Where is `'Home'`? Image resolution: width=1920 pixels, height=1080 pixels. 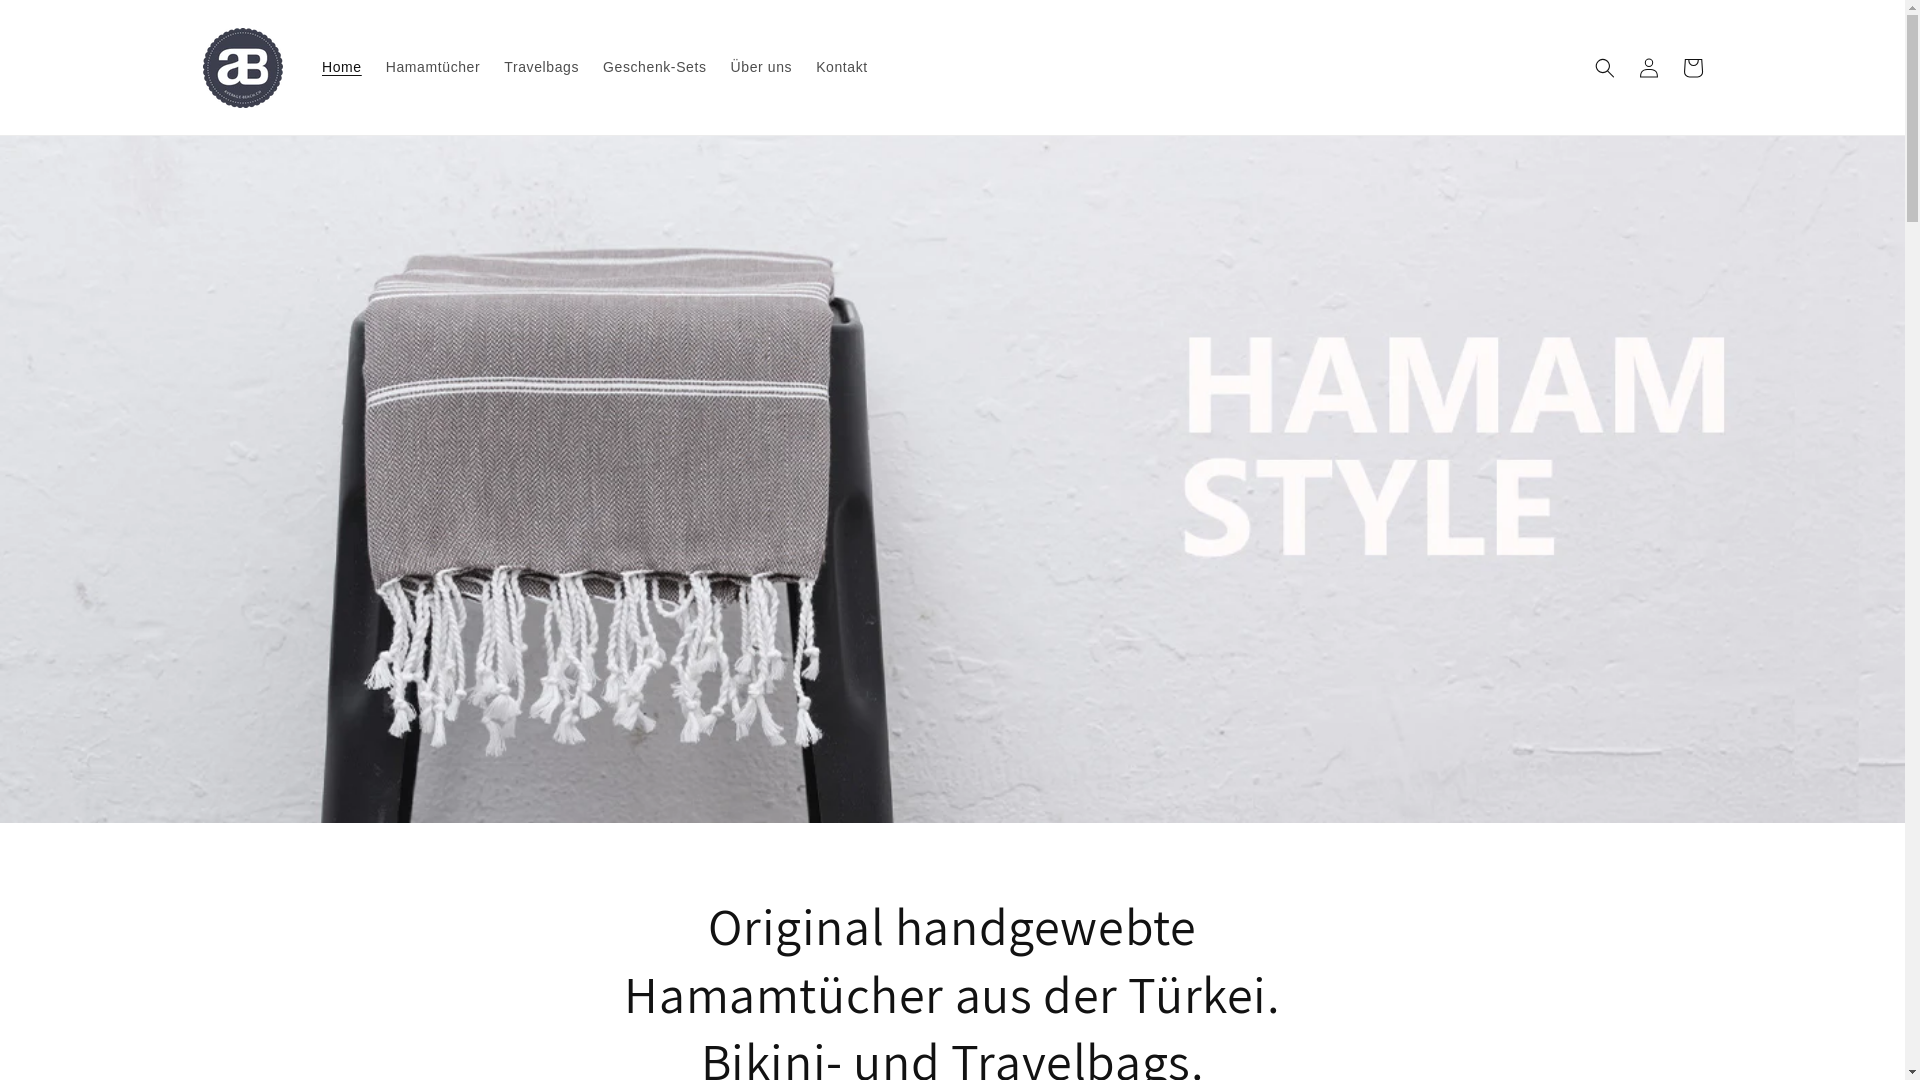 'Home' is located at coordinates (309, 65).